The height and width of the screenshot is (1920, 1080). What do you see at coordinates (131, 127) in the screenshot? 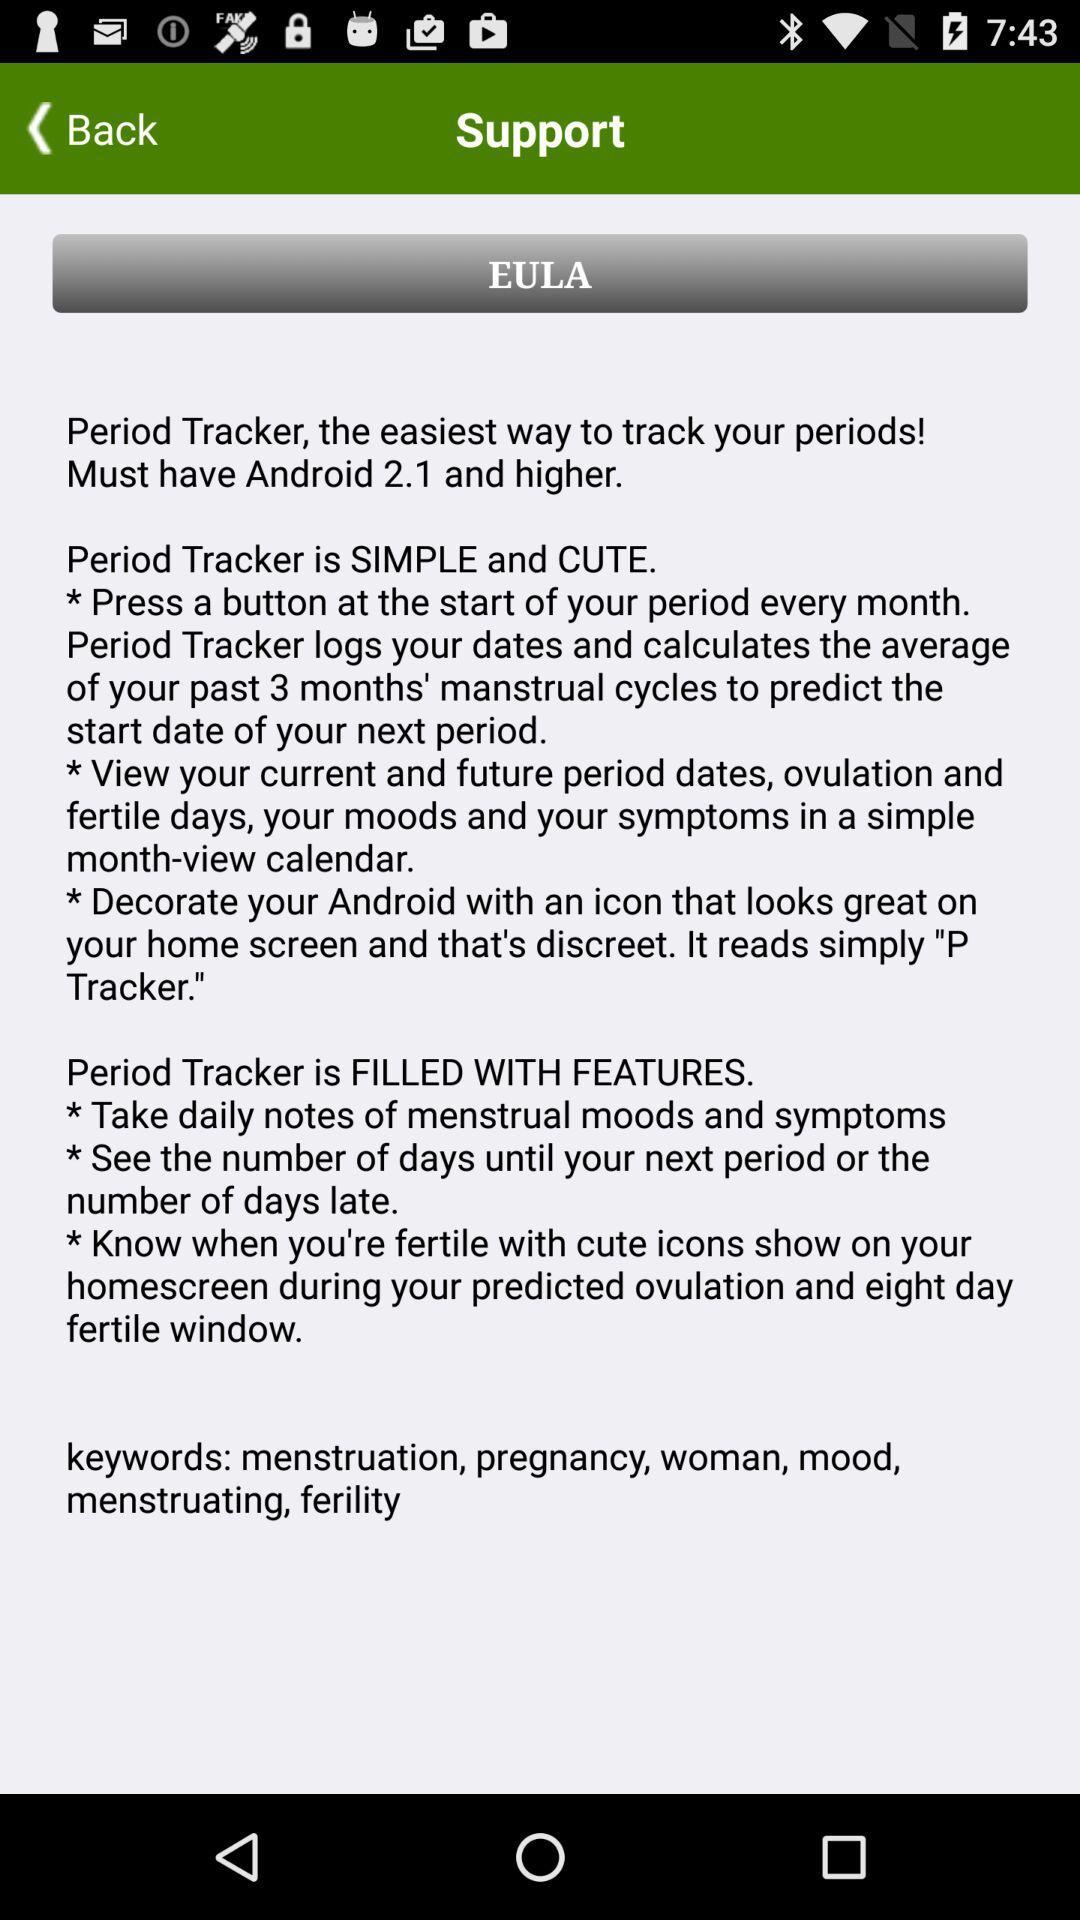
I see `the icon above eula button` at bounding box center [131, 127].